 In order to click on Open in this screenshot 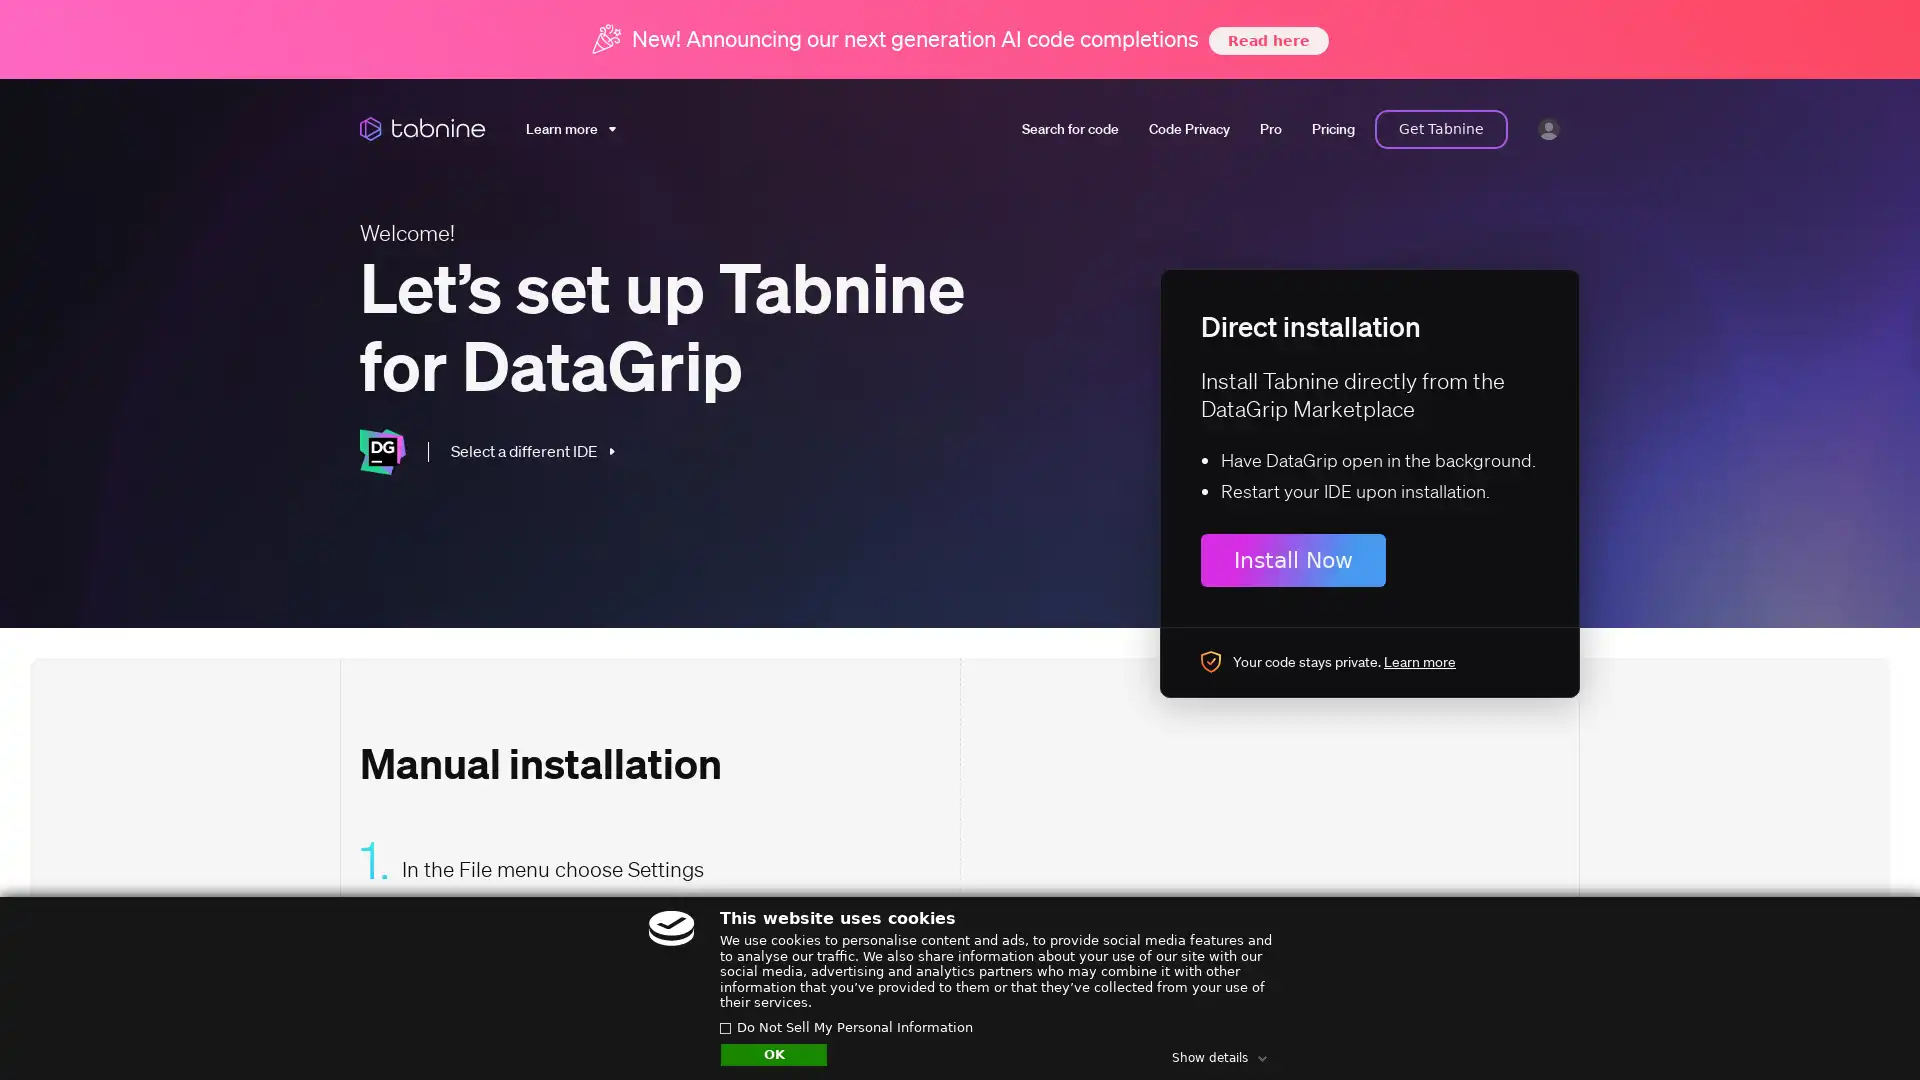, I will do `click(1860, 1026)`.